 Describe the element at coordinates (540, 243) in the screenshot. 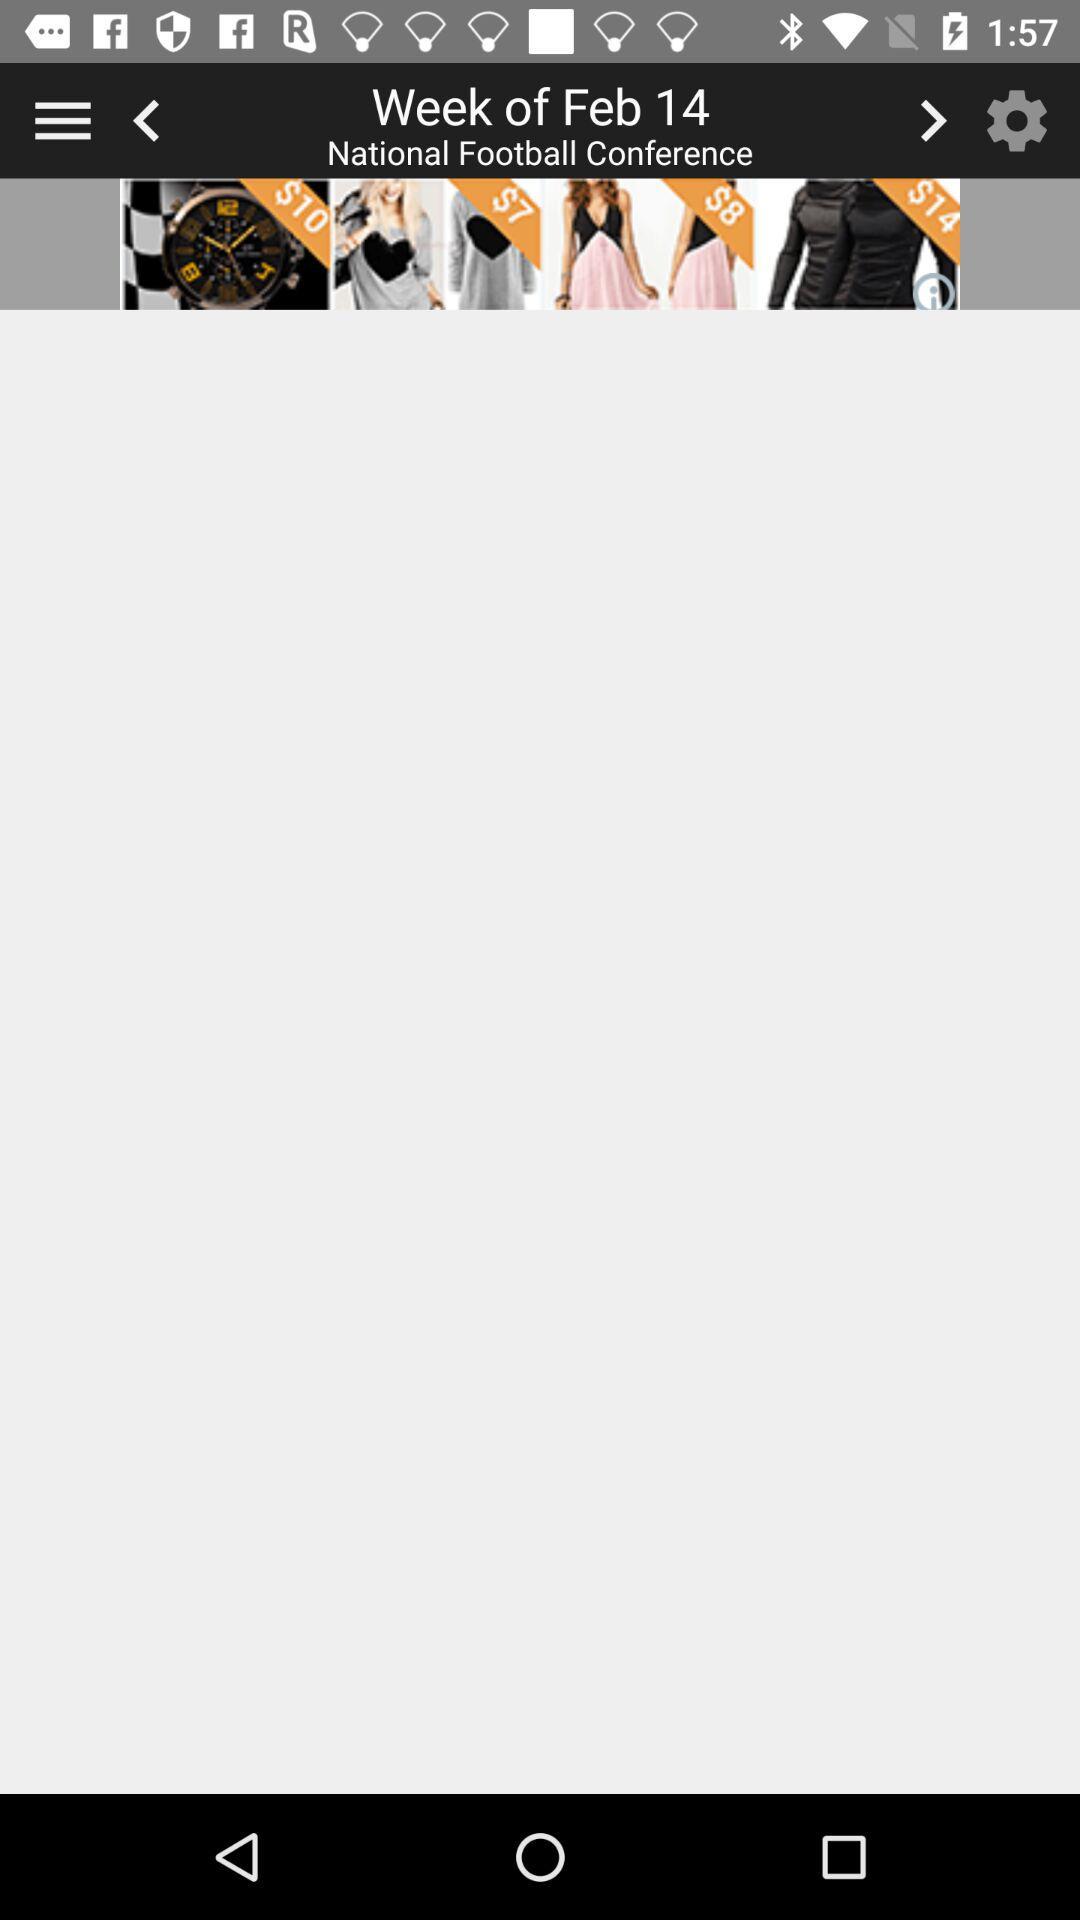

I see `advertisement website` at that location.